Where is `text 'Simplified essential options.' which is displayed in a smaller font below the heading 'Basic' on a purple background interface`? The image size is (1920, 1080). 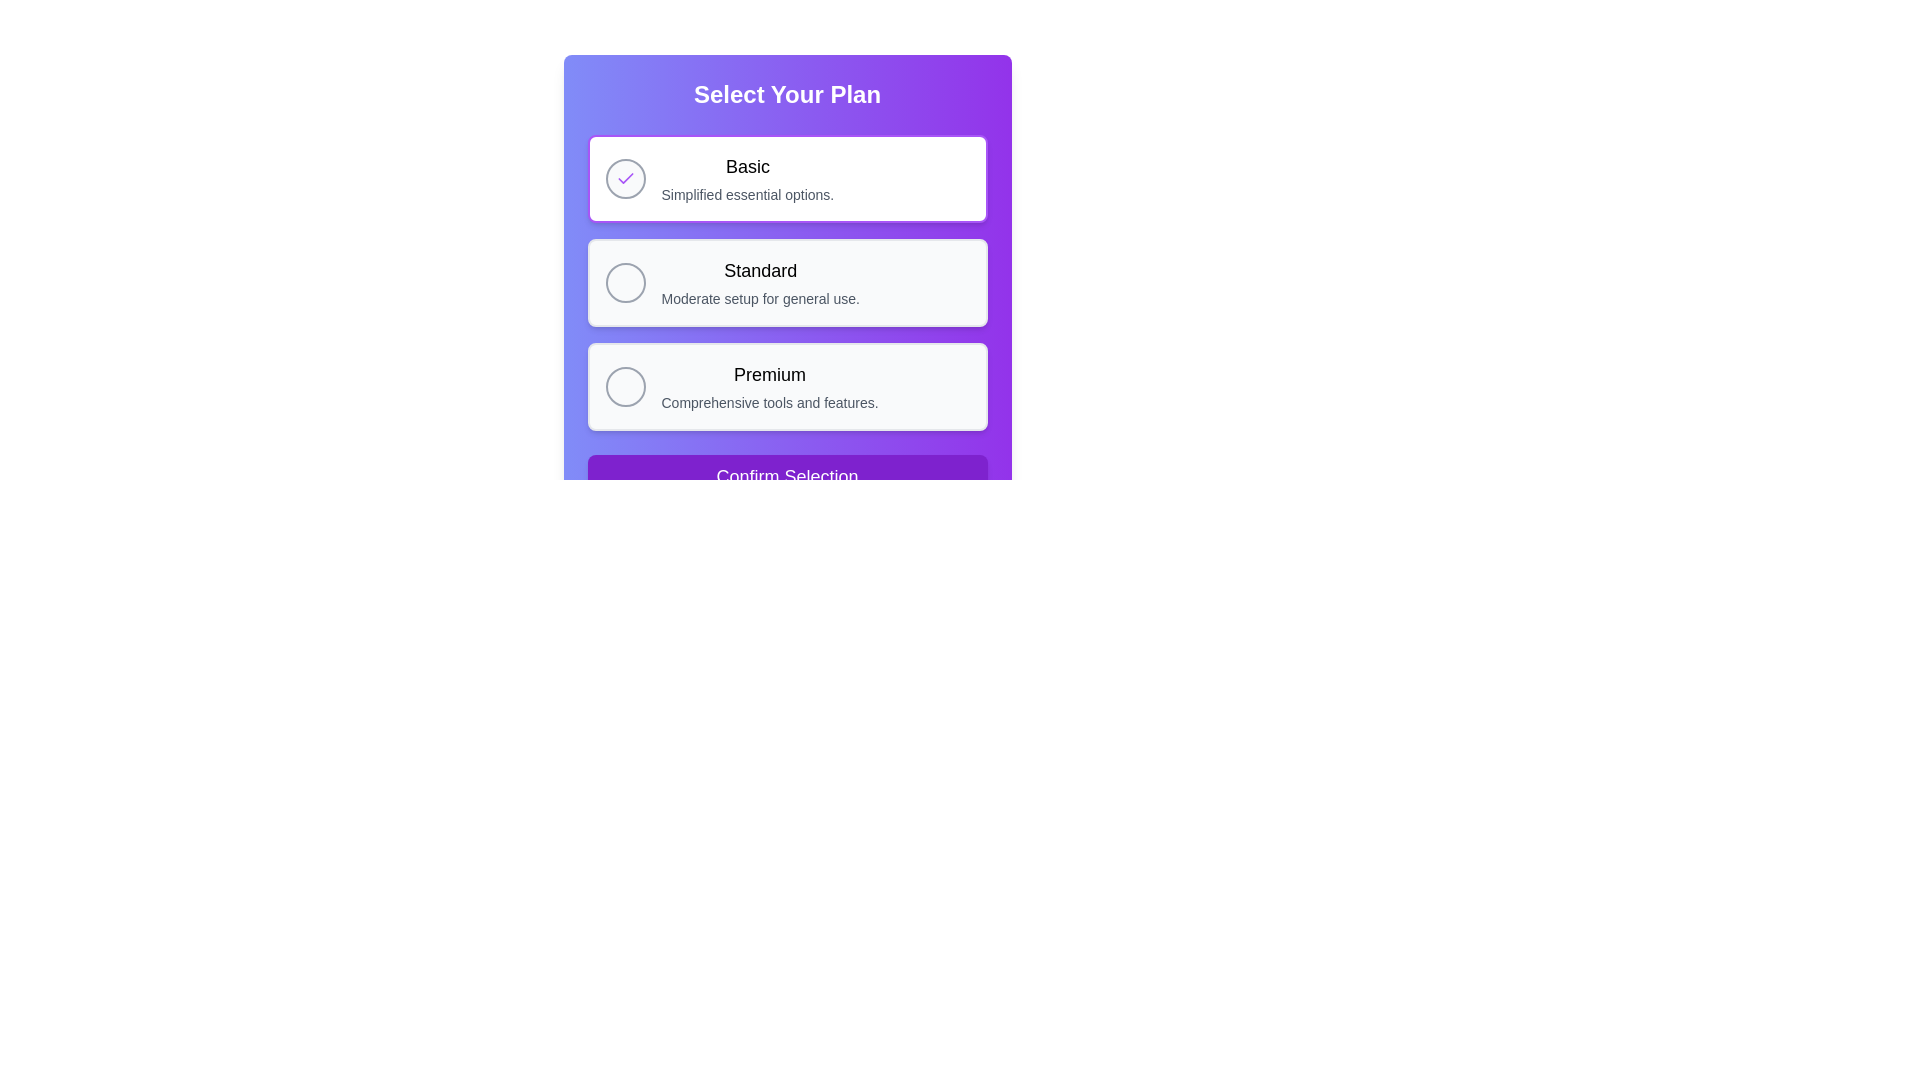
text 'Simplified essential options.' which is displayed in a smaller font below the heading 'Basic' on a purple background interface is located at coordinates (746, 195).